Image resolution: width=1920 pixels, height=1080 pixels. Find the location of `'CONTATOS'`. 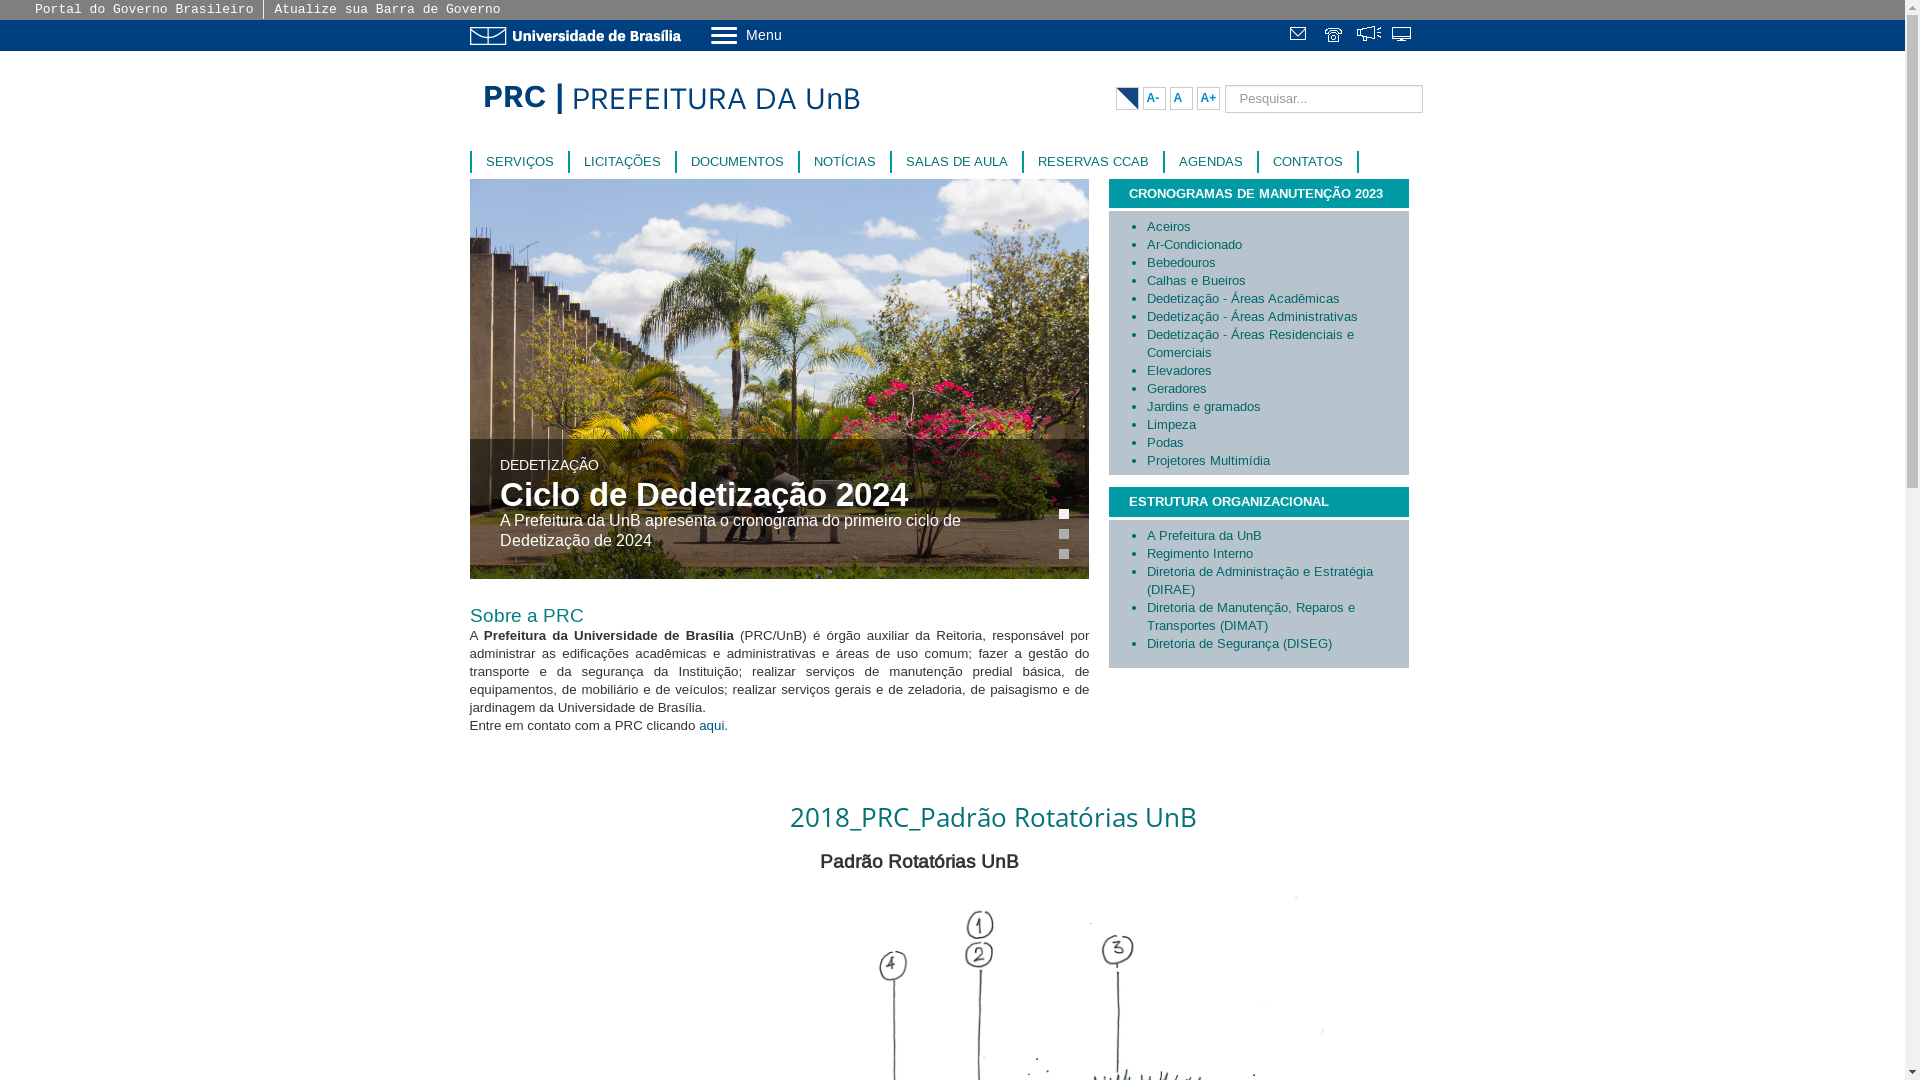

'CONTATOS' is located at coordinates (1306, 161).